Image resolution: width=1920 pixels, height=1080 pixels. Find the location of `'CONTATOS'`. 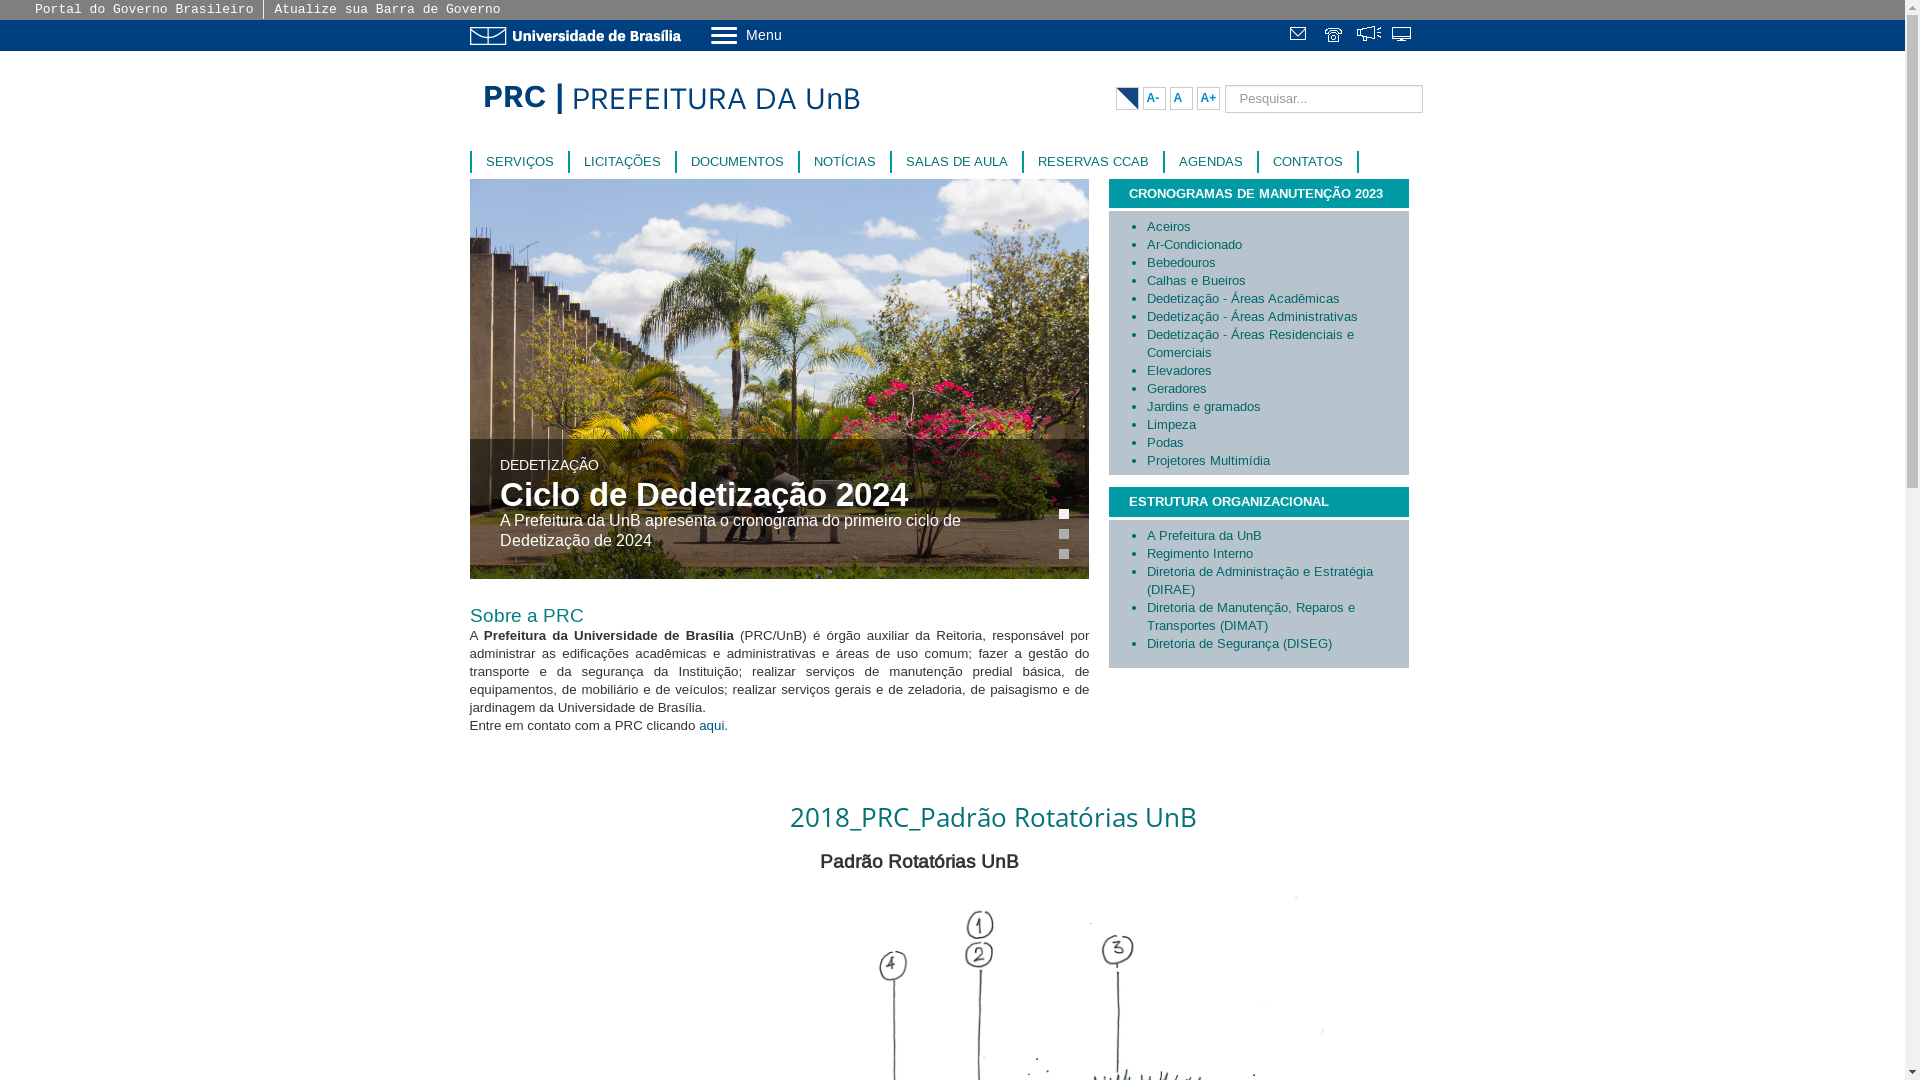

'CONTATOS' is located at coordinates (1306, 161).